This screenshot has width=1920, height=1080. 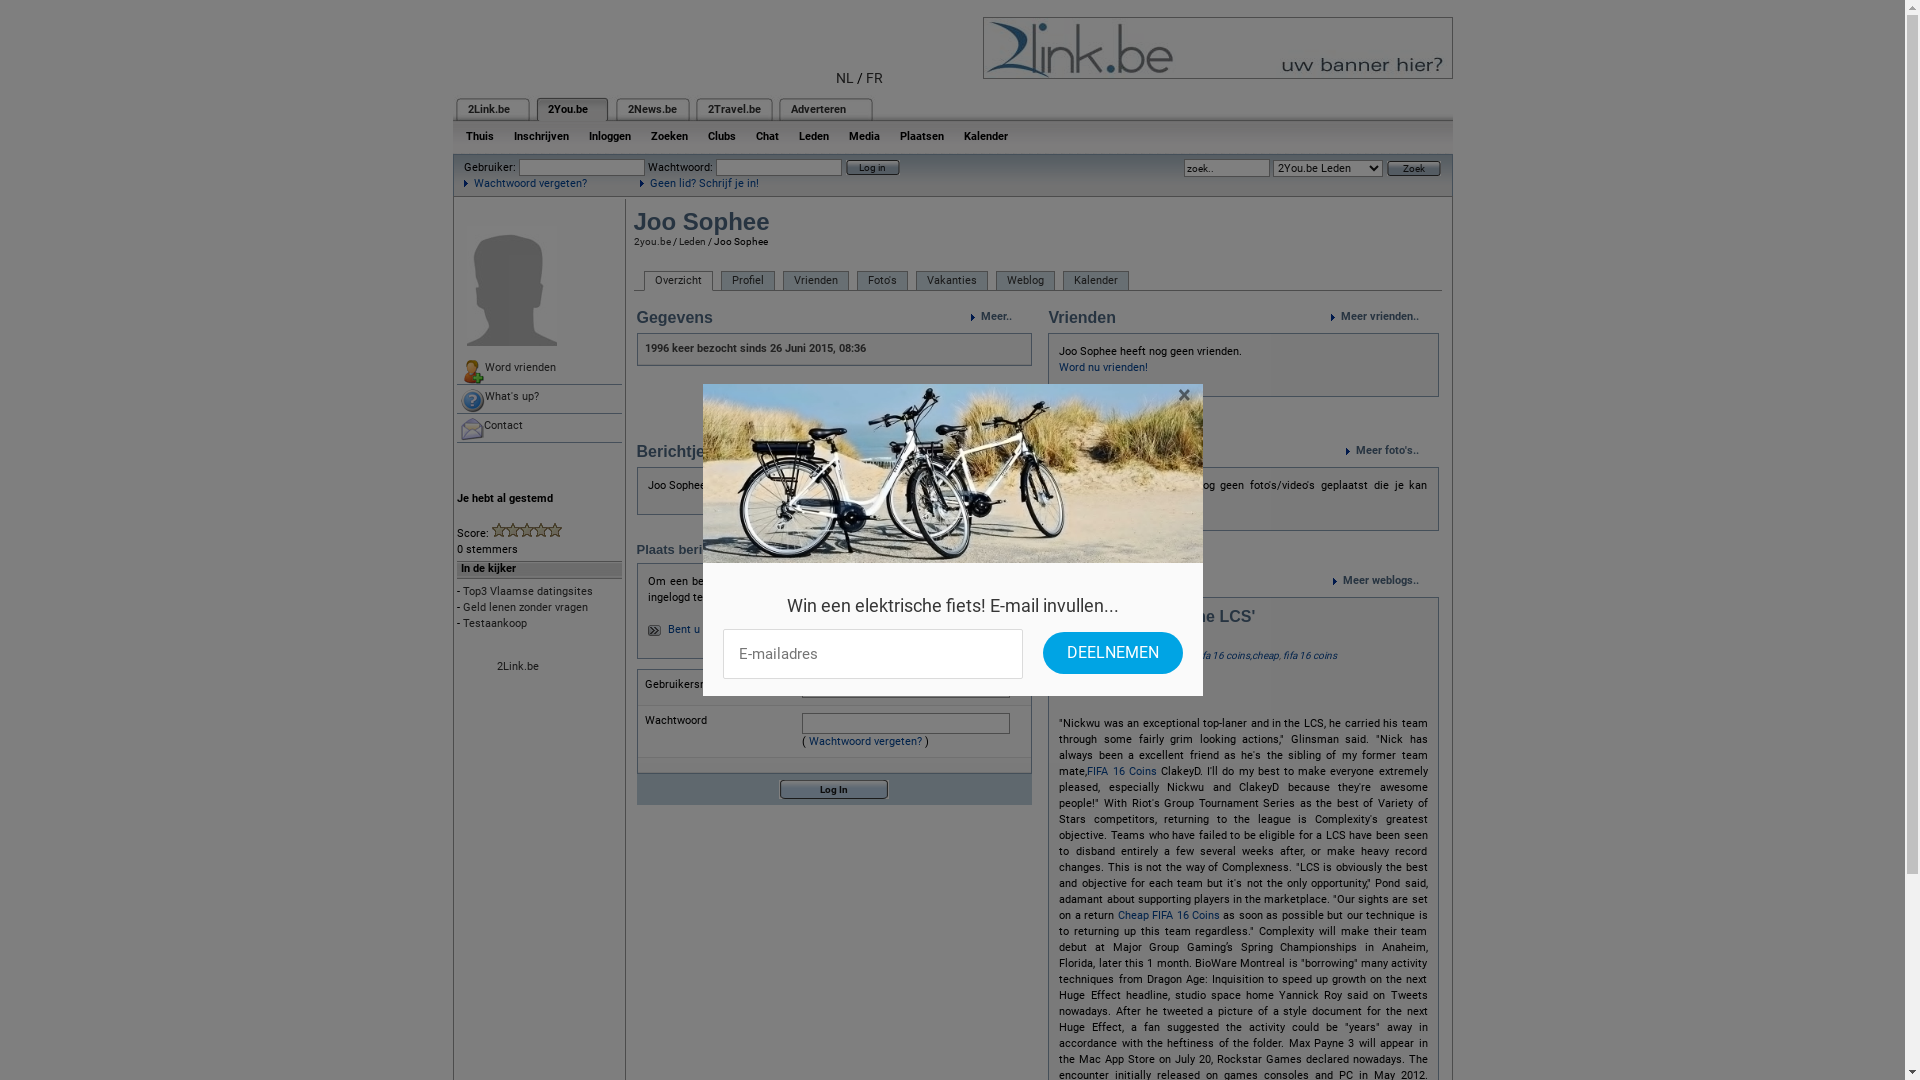 I want to click on 'fifa 16 coins,cheap', so click(x=1236, y=655).